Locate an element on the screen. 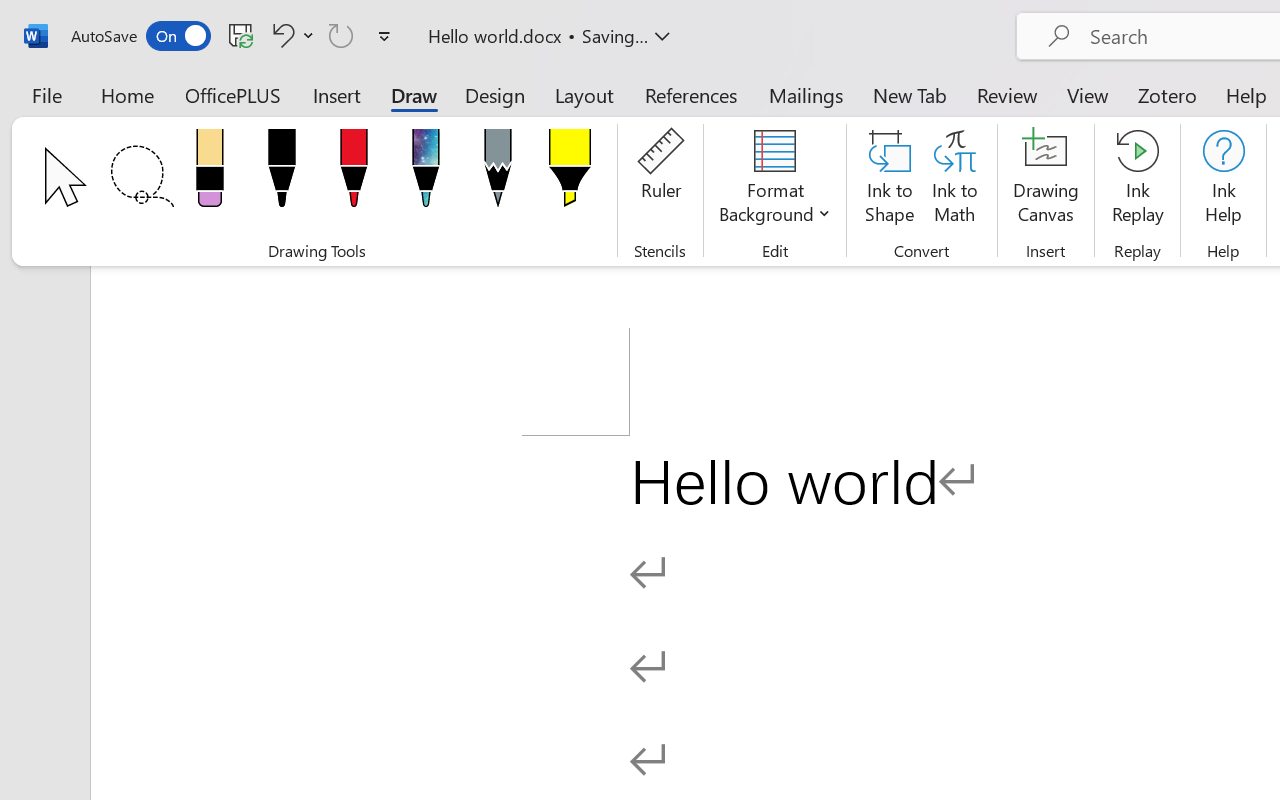 The width and height of the screenshot is (1280, 800). 'Highlighter: Yellow, 6 mm' is located at coordinates (568, 173).